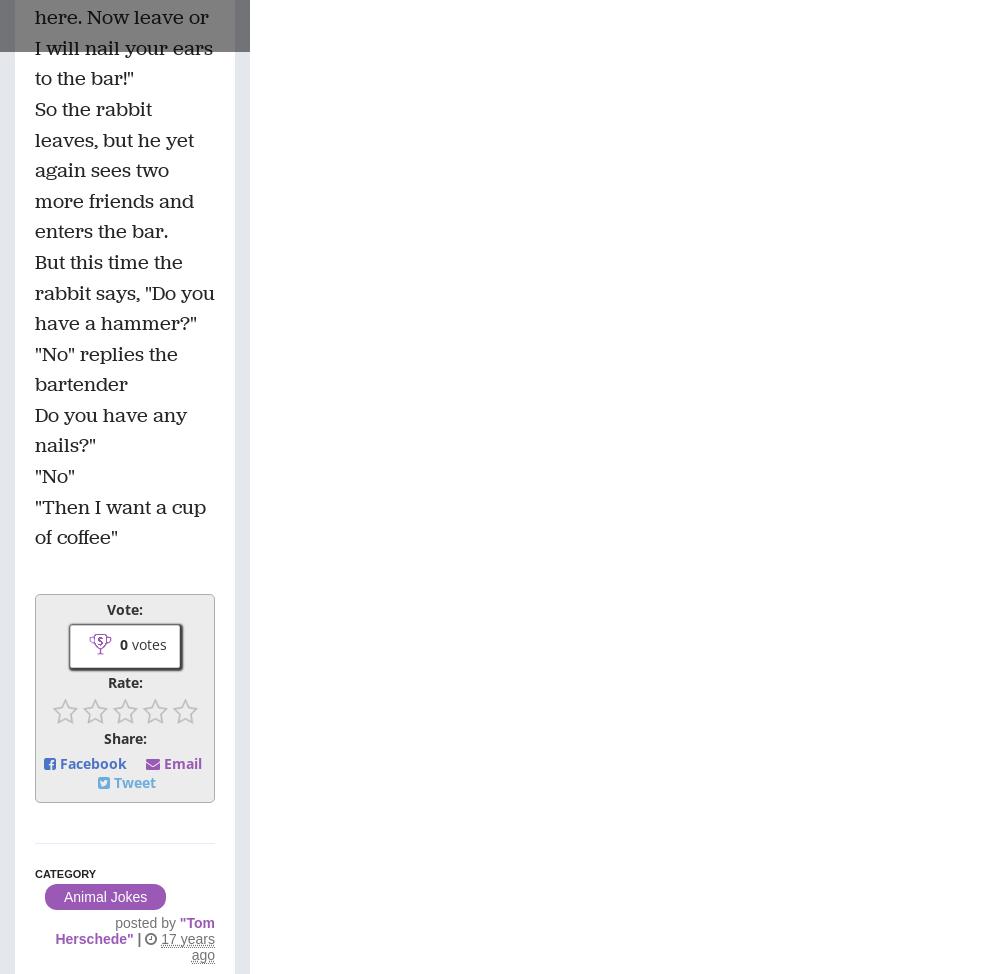  I want to click on '"Then I want a cup of coffee"', so click(120, 521).